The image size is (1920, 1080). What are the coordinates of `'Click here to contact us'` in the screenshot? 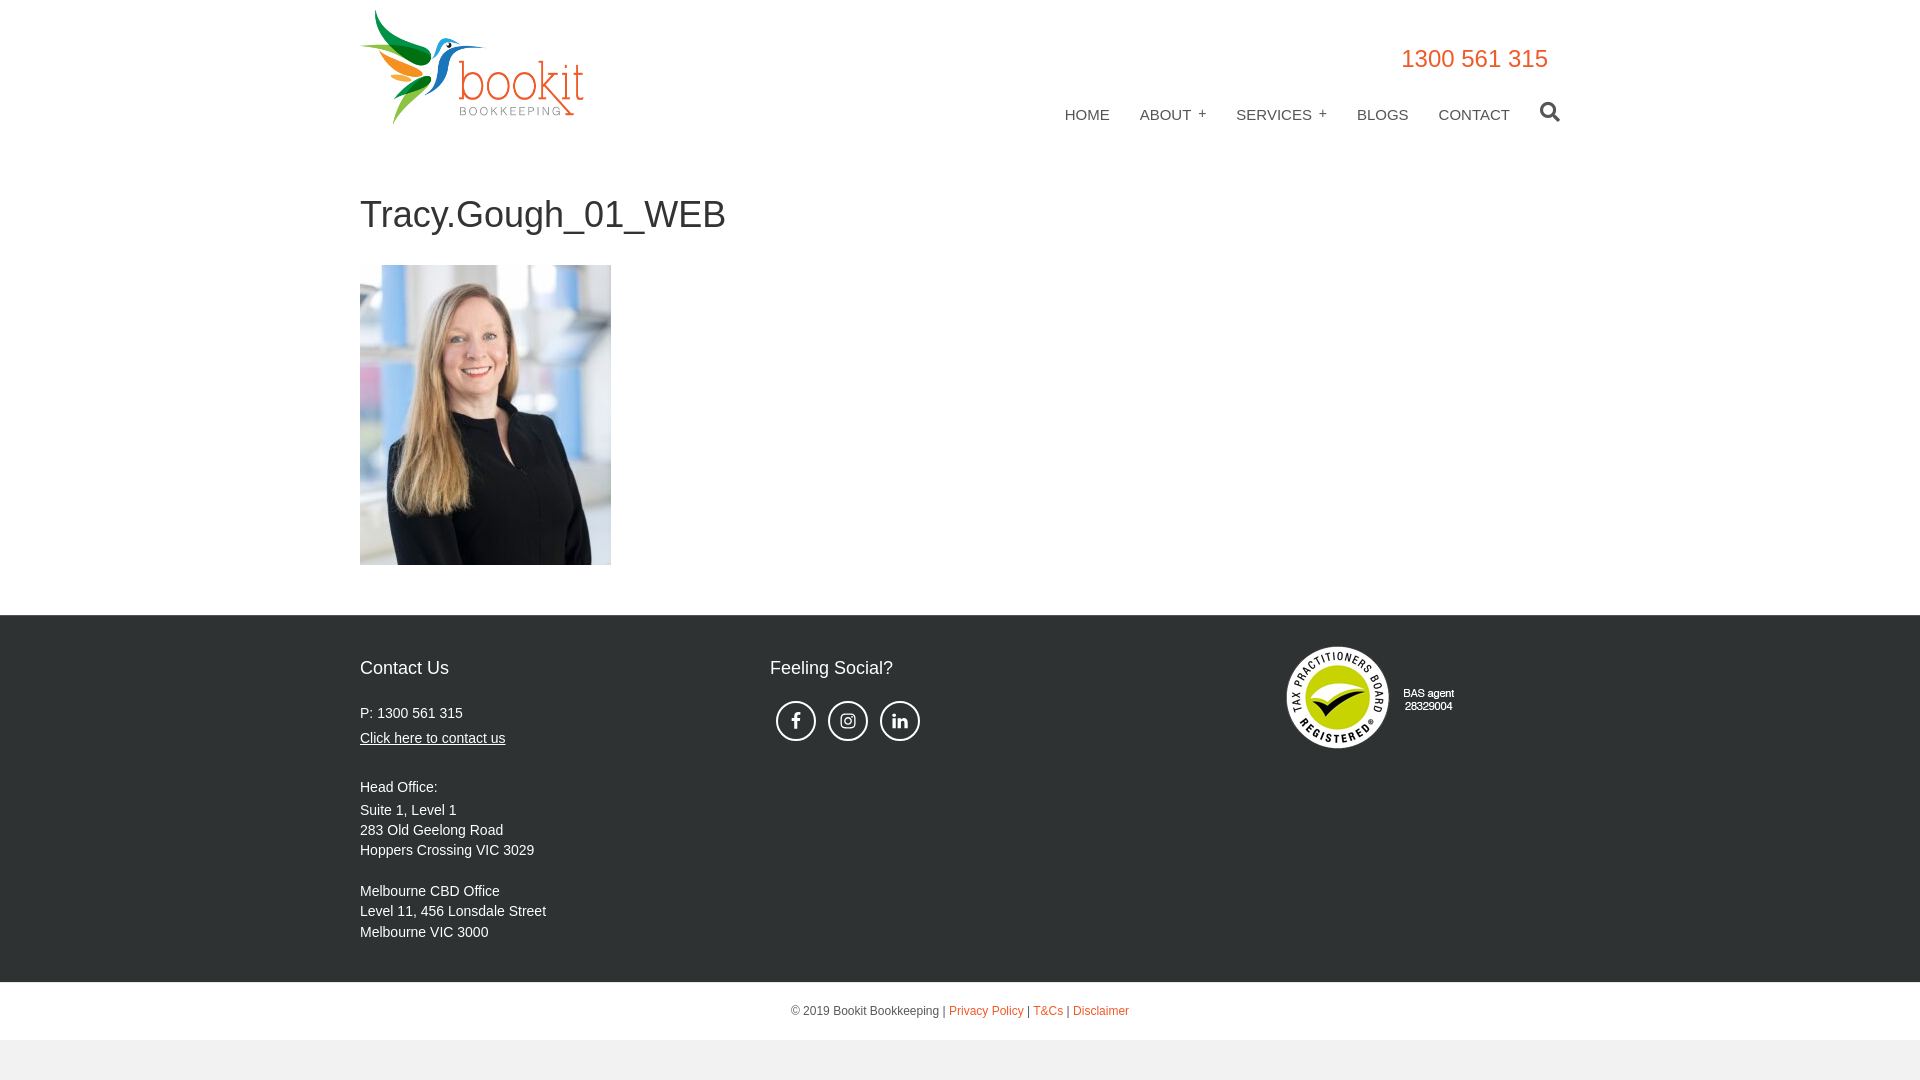 It's located at (431, 737).